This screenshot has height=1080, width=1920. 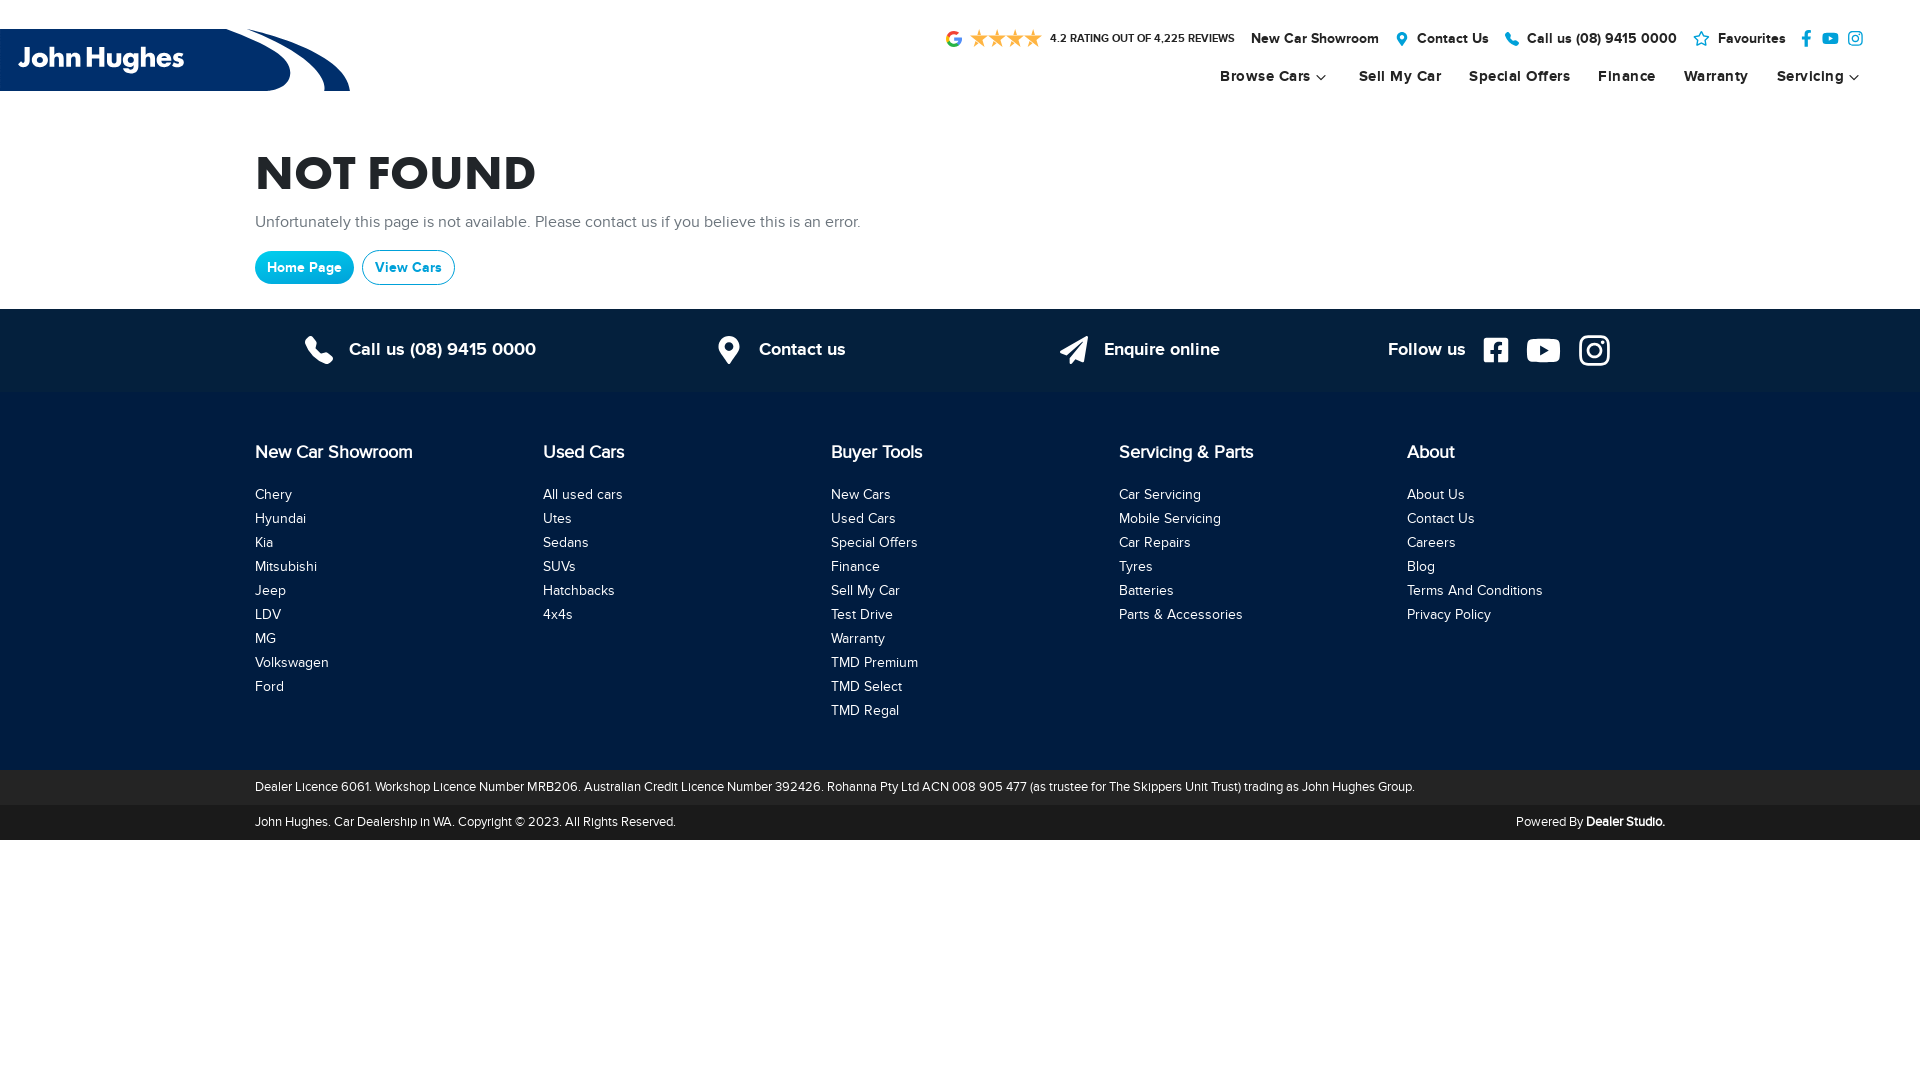 I want to click on 'Terms And Conditions', so click(x=1474, y=589).